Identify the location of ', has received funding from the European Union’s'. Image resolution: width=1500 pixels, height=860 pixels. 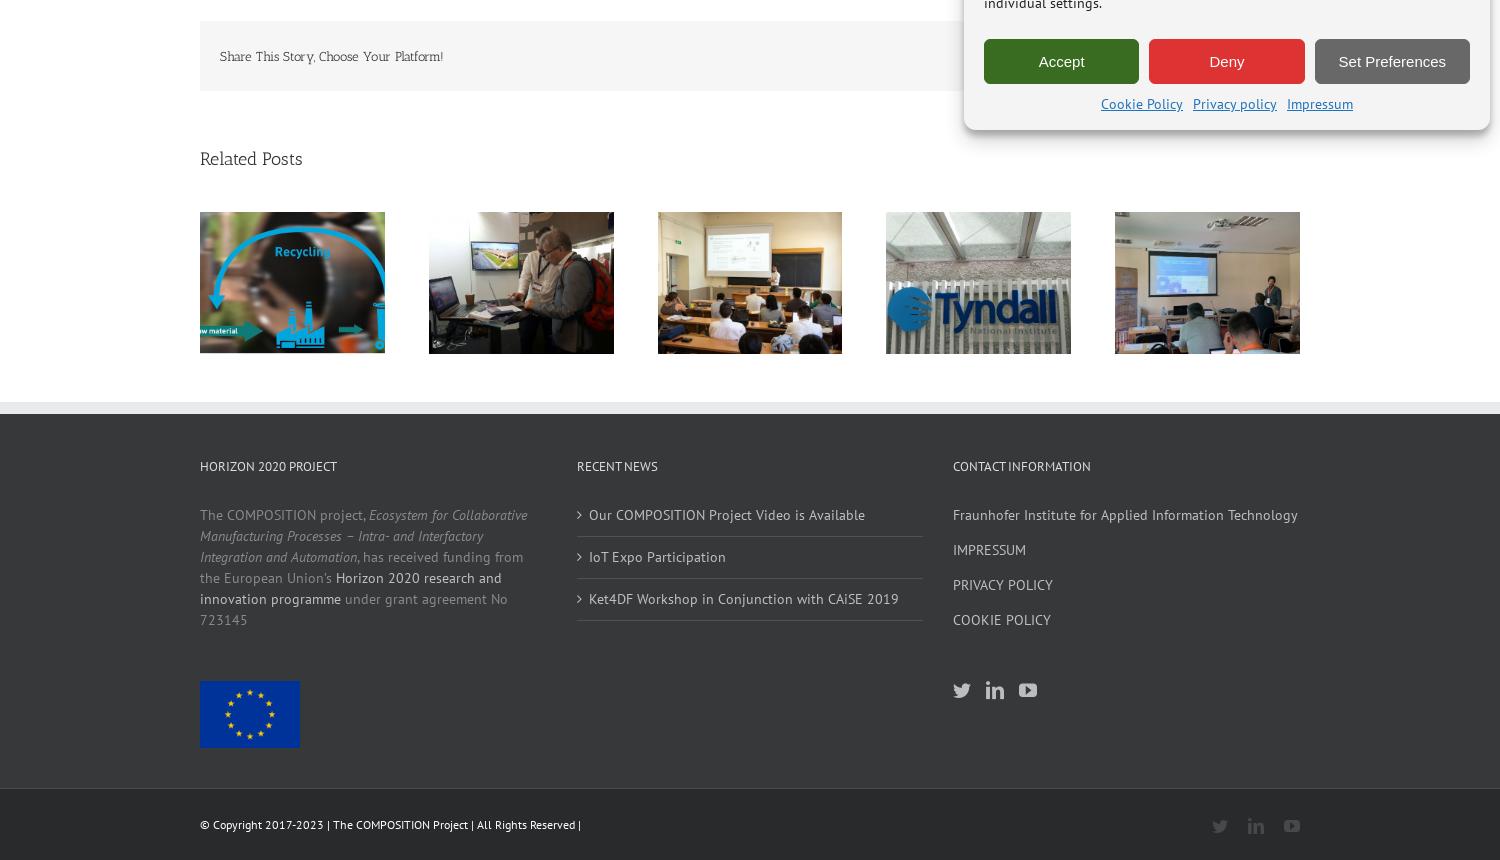
(360, 566).